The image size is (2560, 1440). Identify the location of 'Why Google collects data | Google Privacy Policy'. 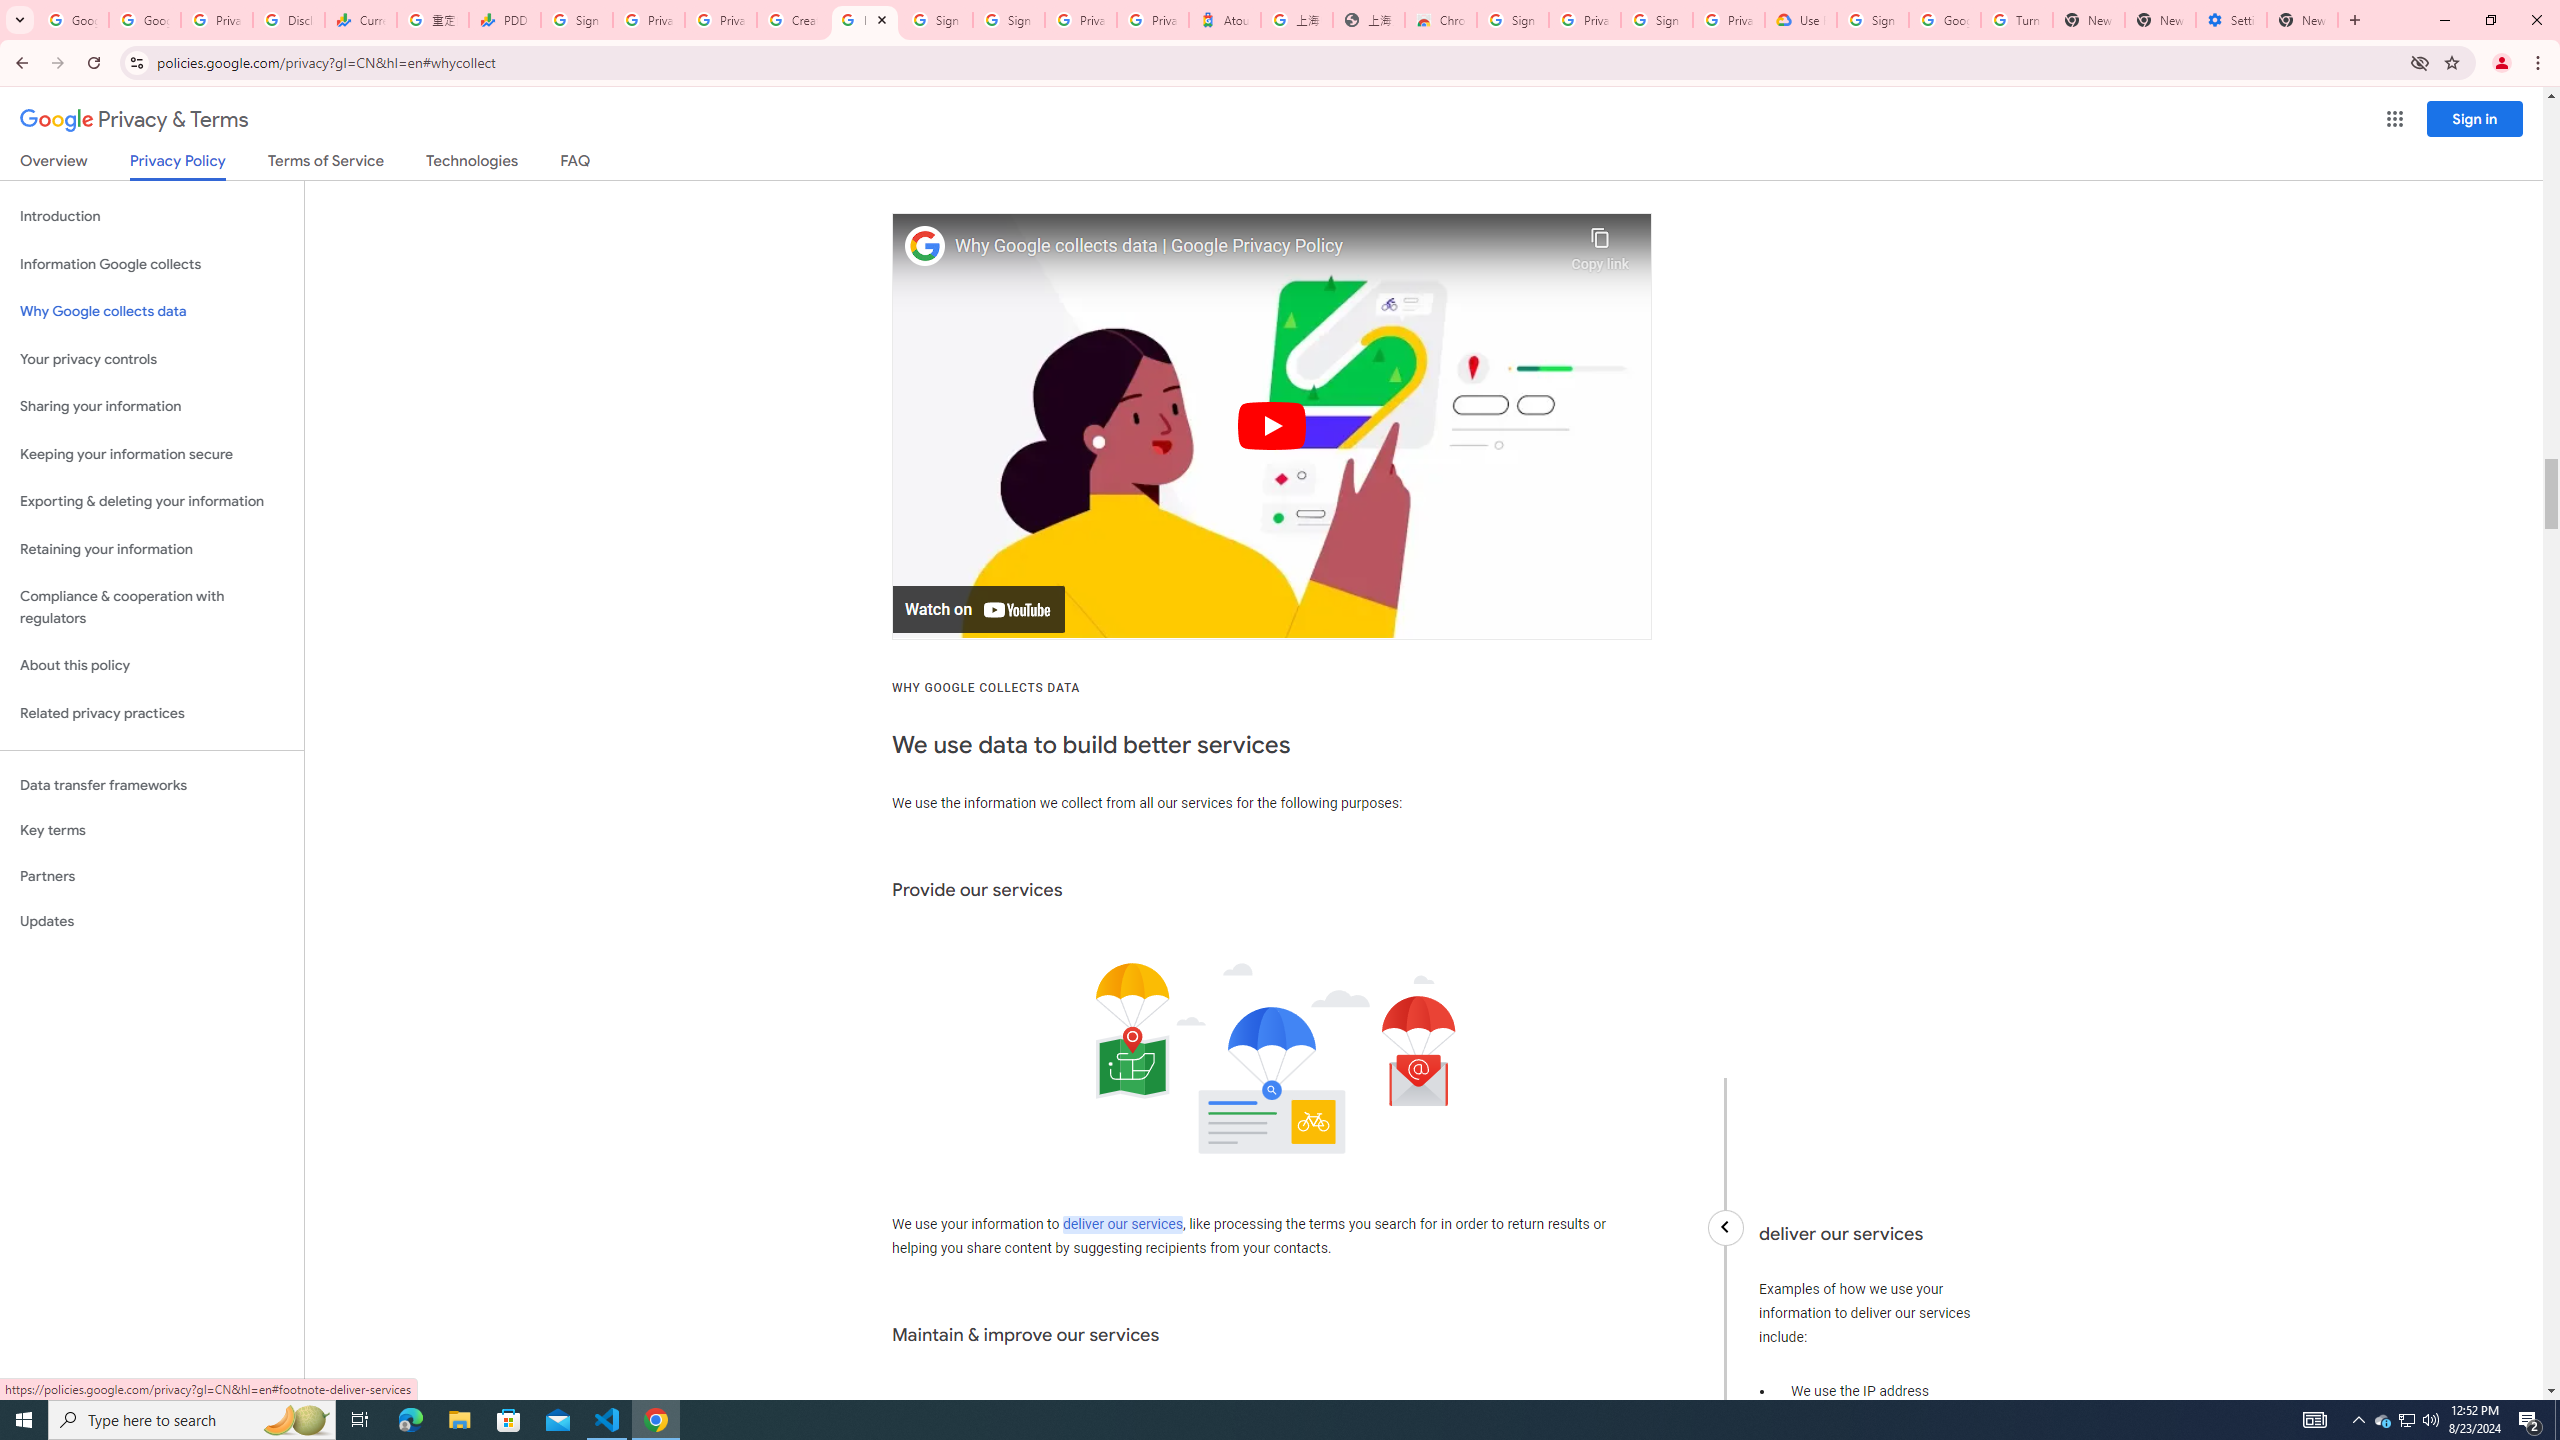
(1257, 245).